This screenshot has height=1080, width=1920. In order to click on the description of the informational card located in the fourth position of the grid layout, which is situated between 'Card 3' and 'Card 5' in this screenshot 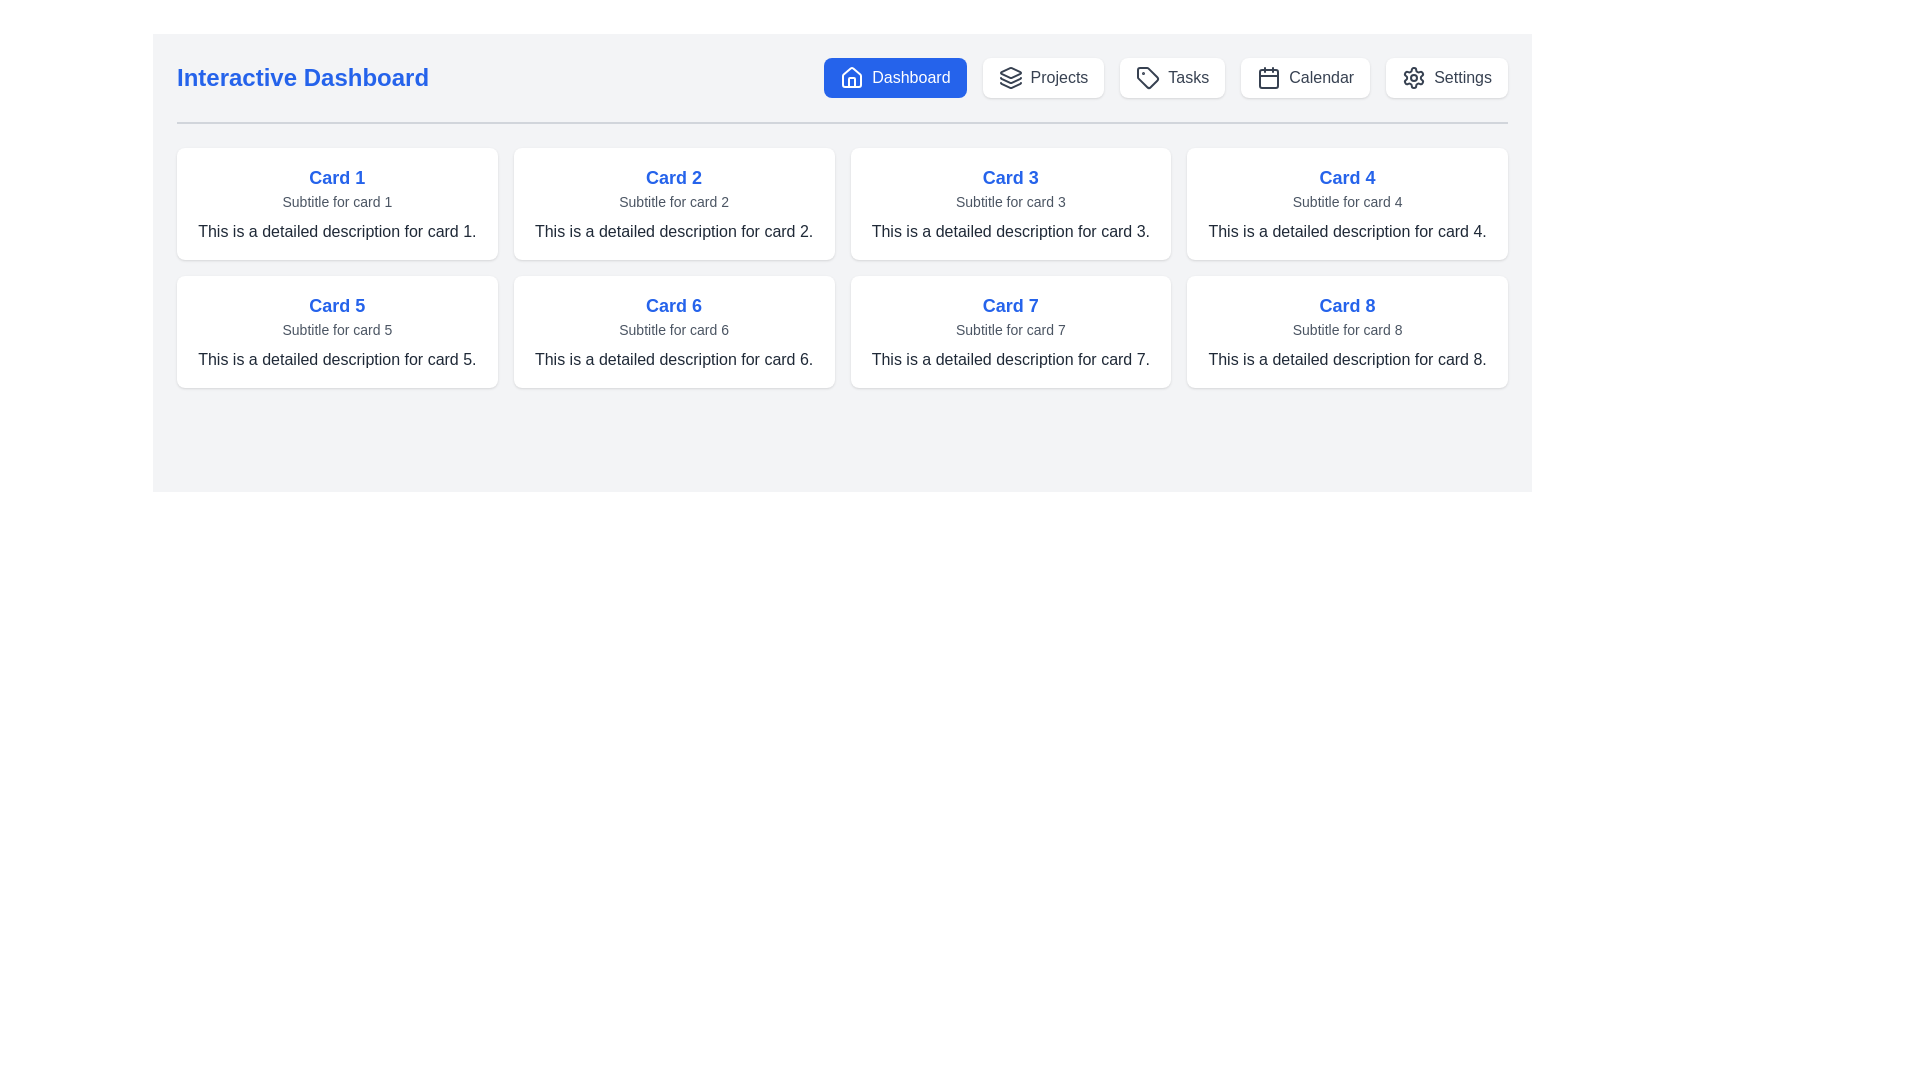, I will do `click(1347, 204)`.